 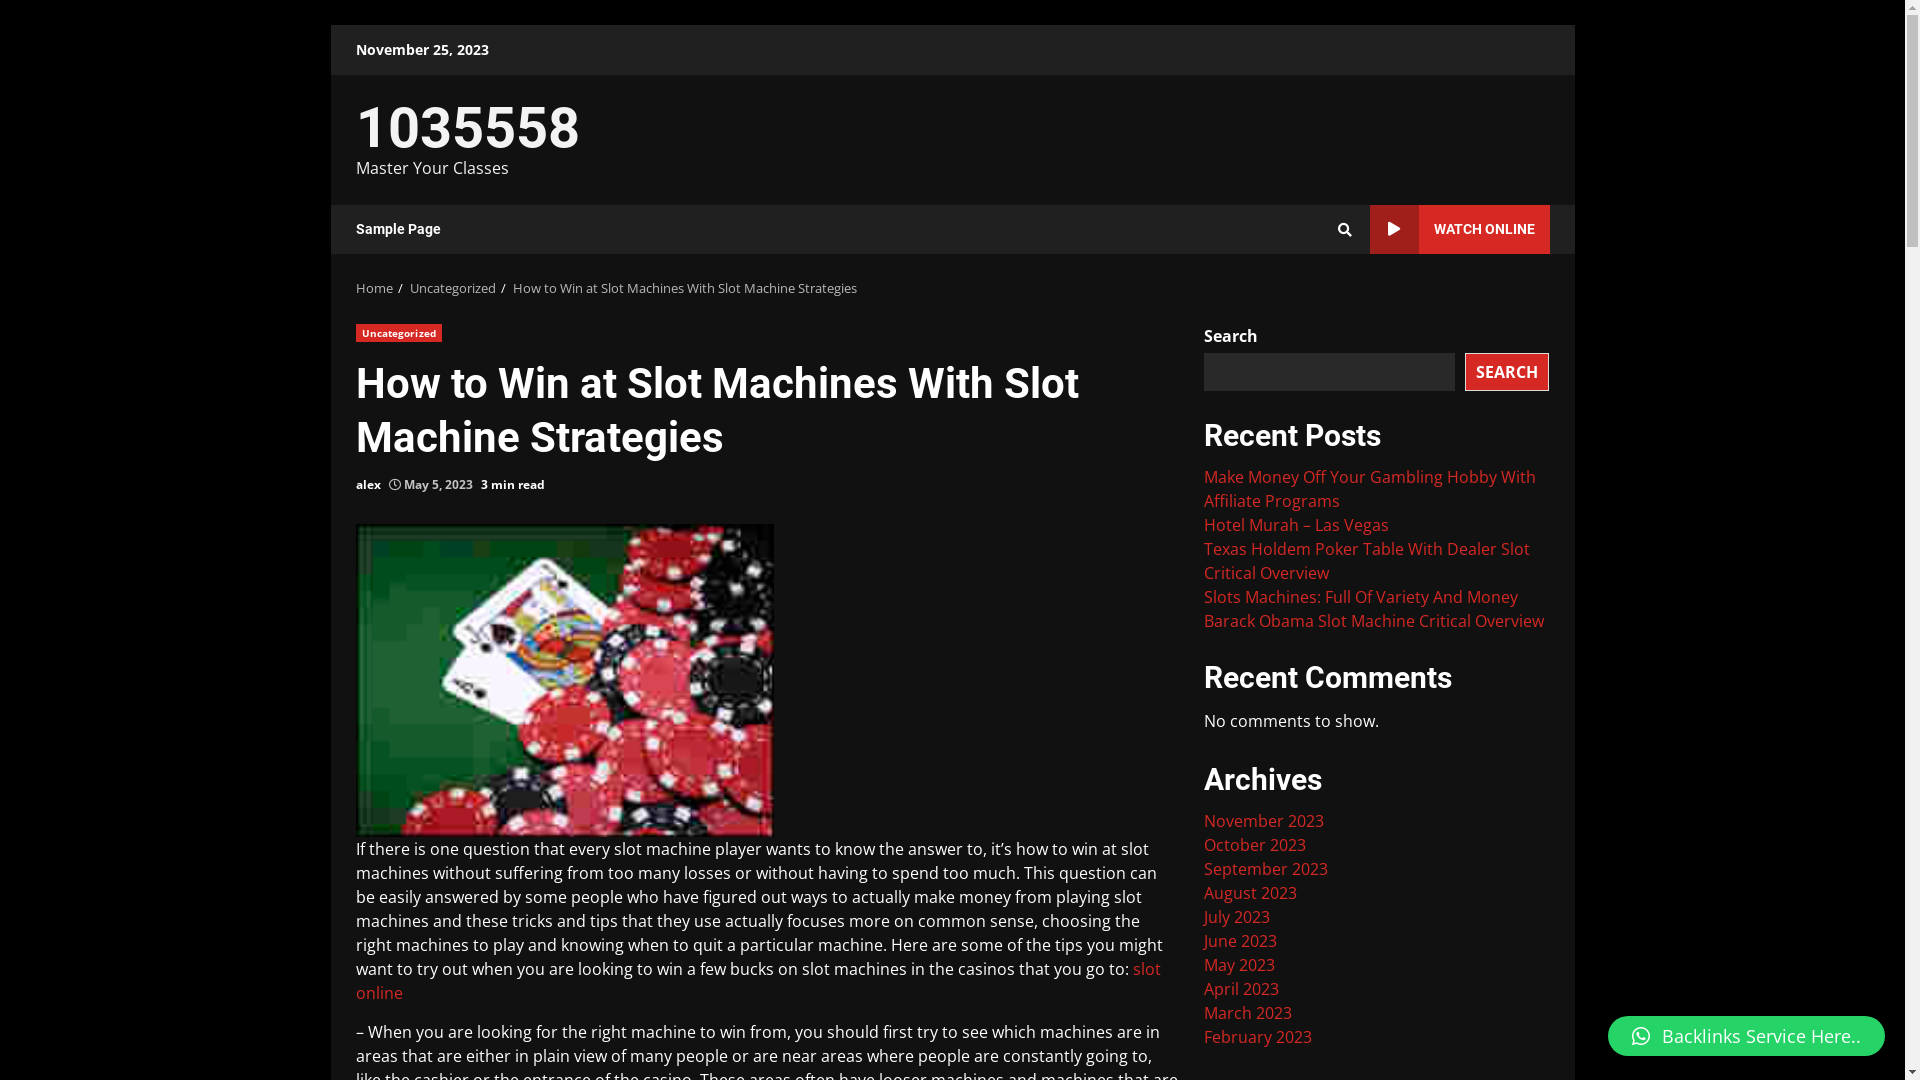 I want to click on 'alex', so click(x=368, y=485).